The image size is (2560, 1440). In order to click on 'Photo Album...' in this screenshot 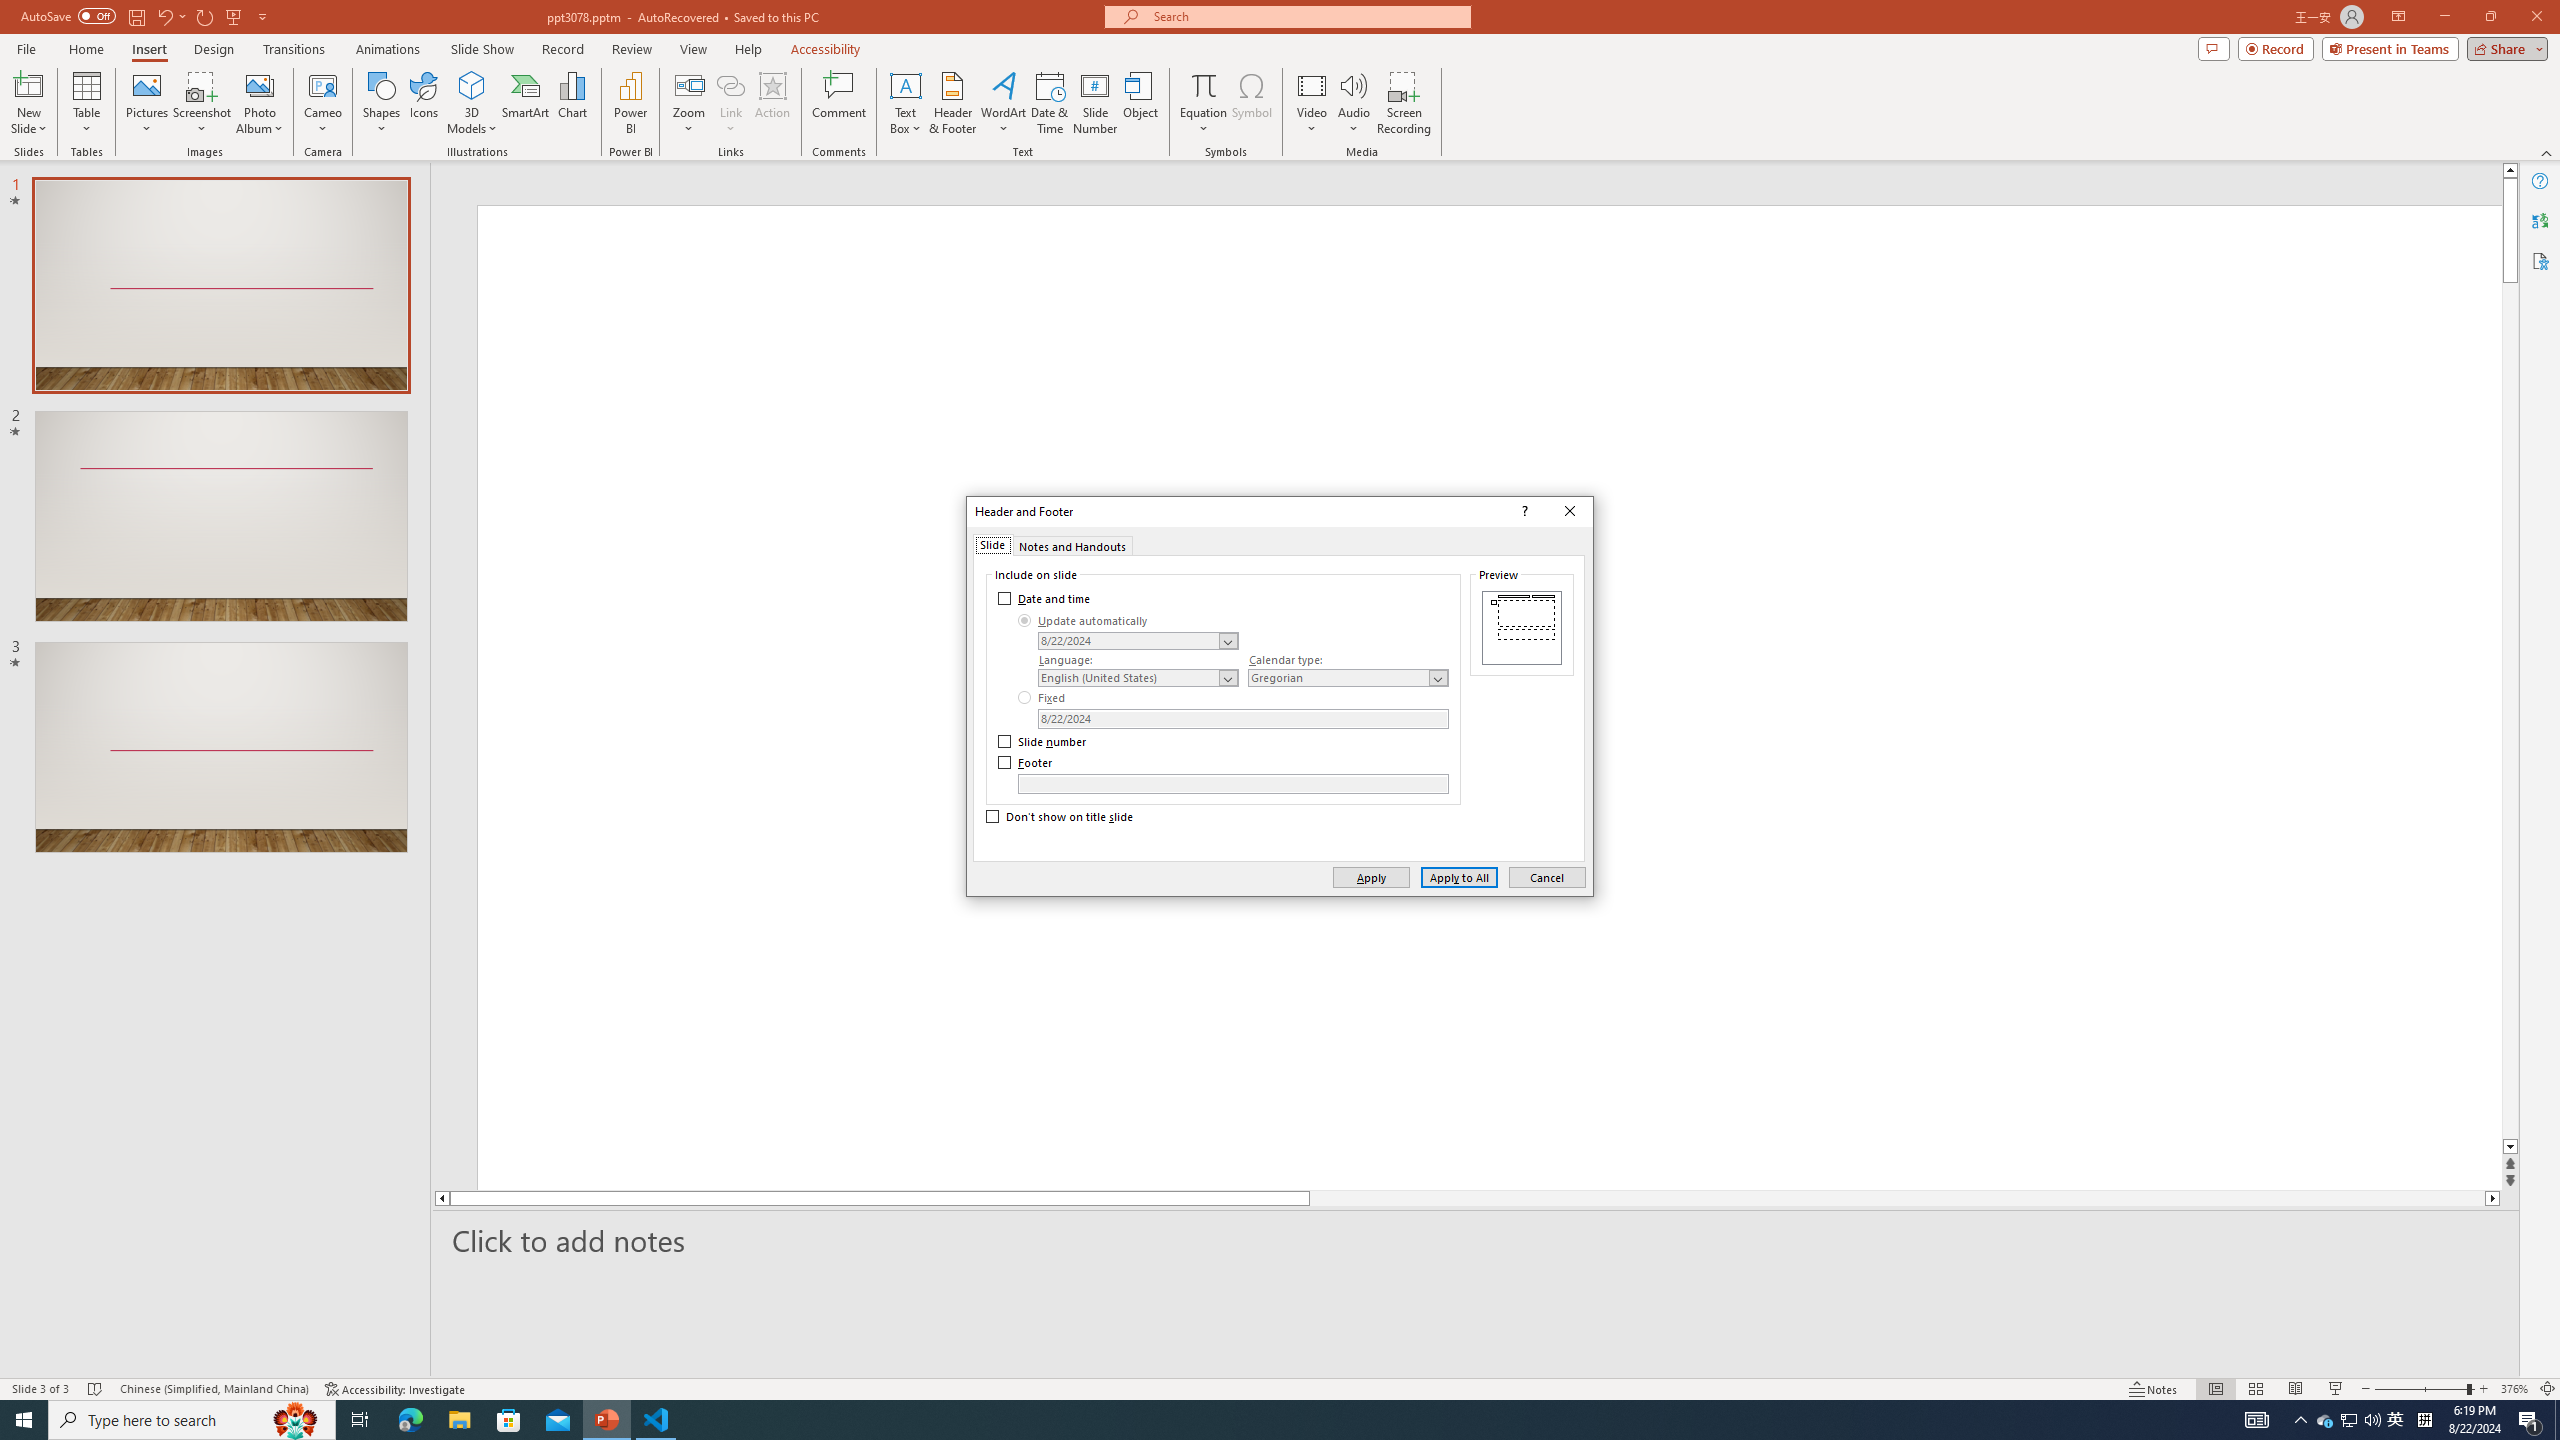, I will do `click(258, 103)`.